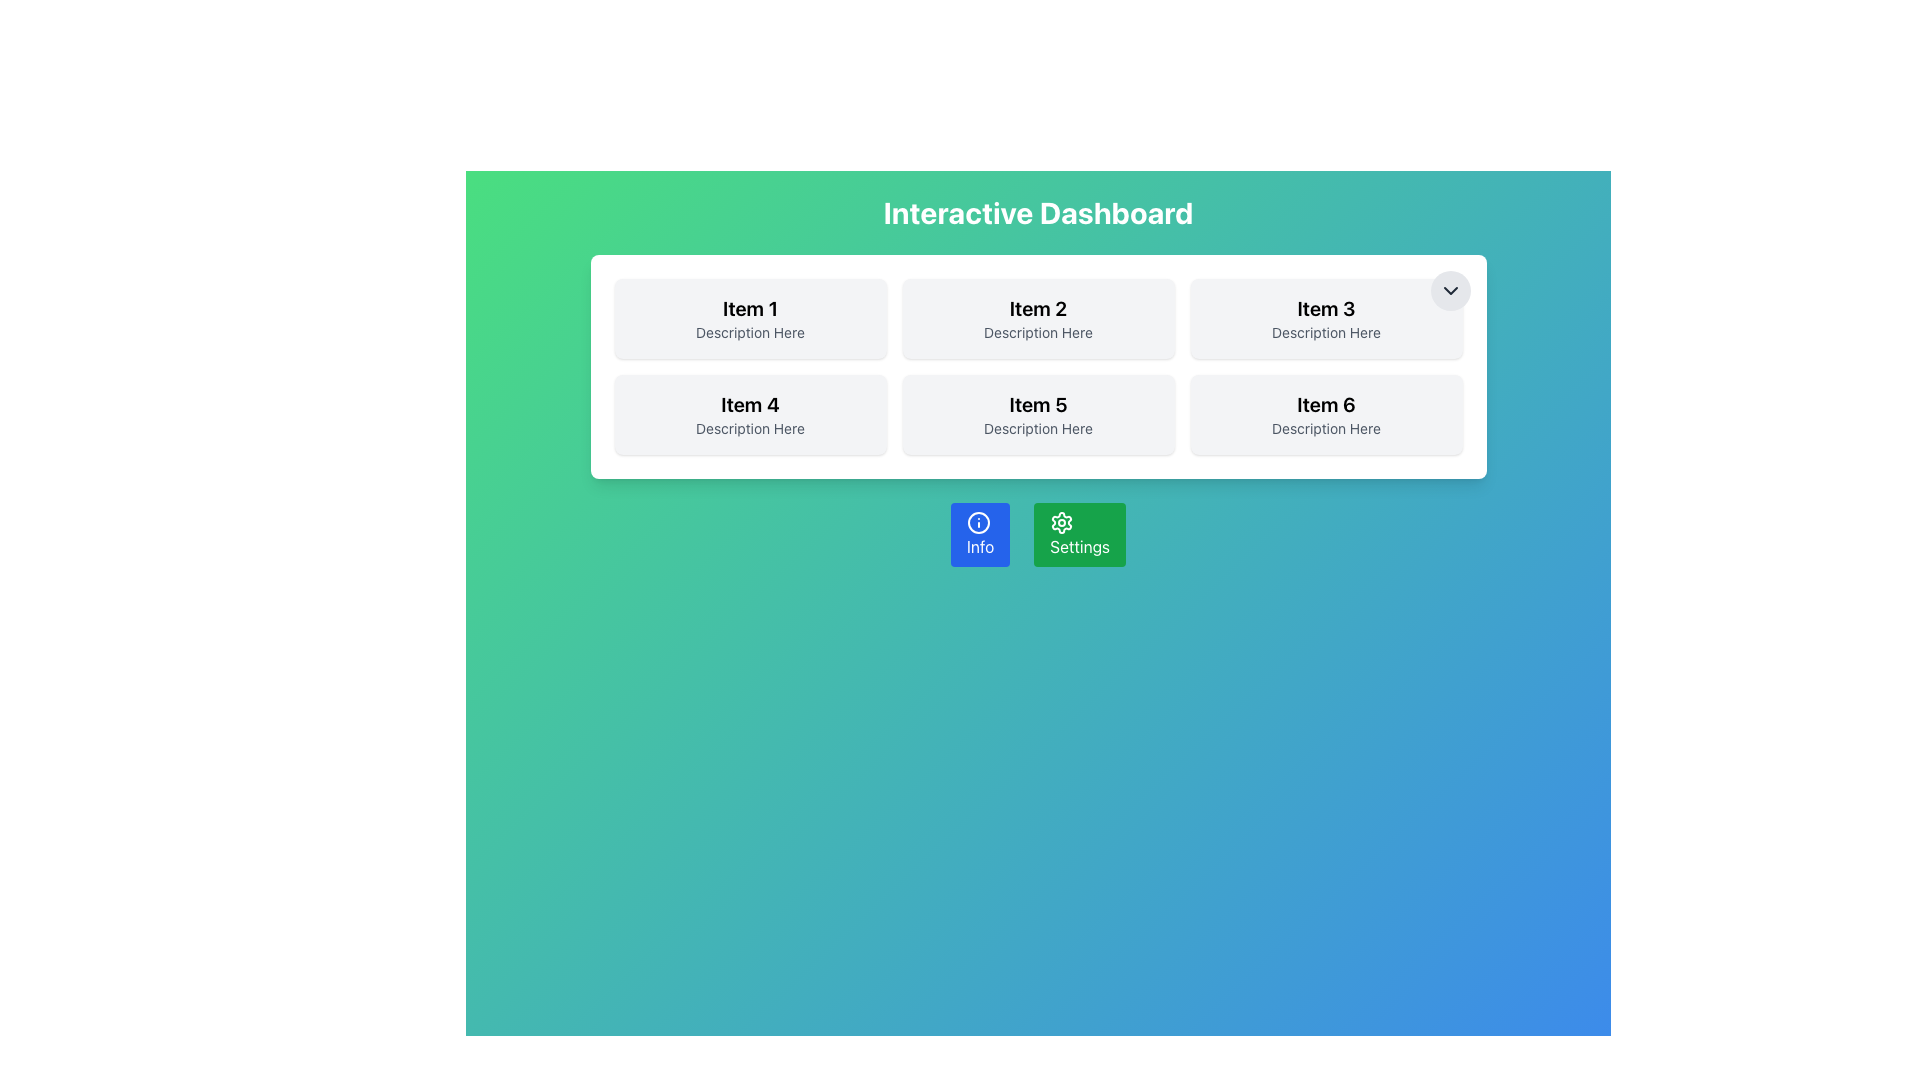  What do you see at coordinates (749, 331) in the screenshot?
I see `the text label that provides supporting information related to 'Item 1', which is located directly below the text titled 'Item 1' in the top-left card of the grid` at bounding box center [749, 331].